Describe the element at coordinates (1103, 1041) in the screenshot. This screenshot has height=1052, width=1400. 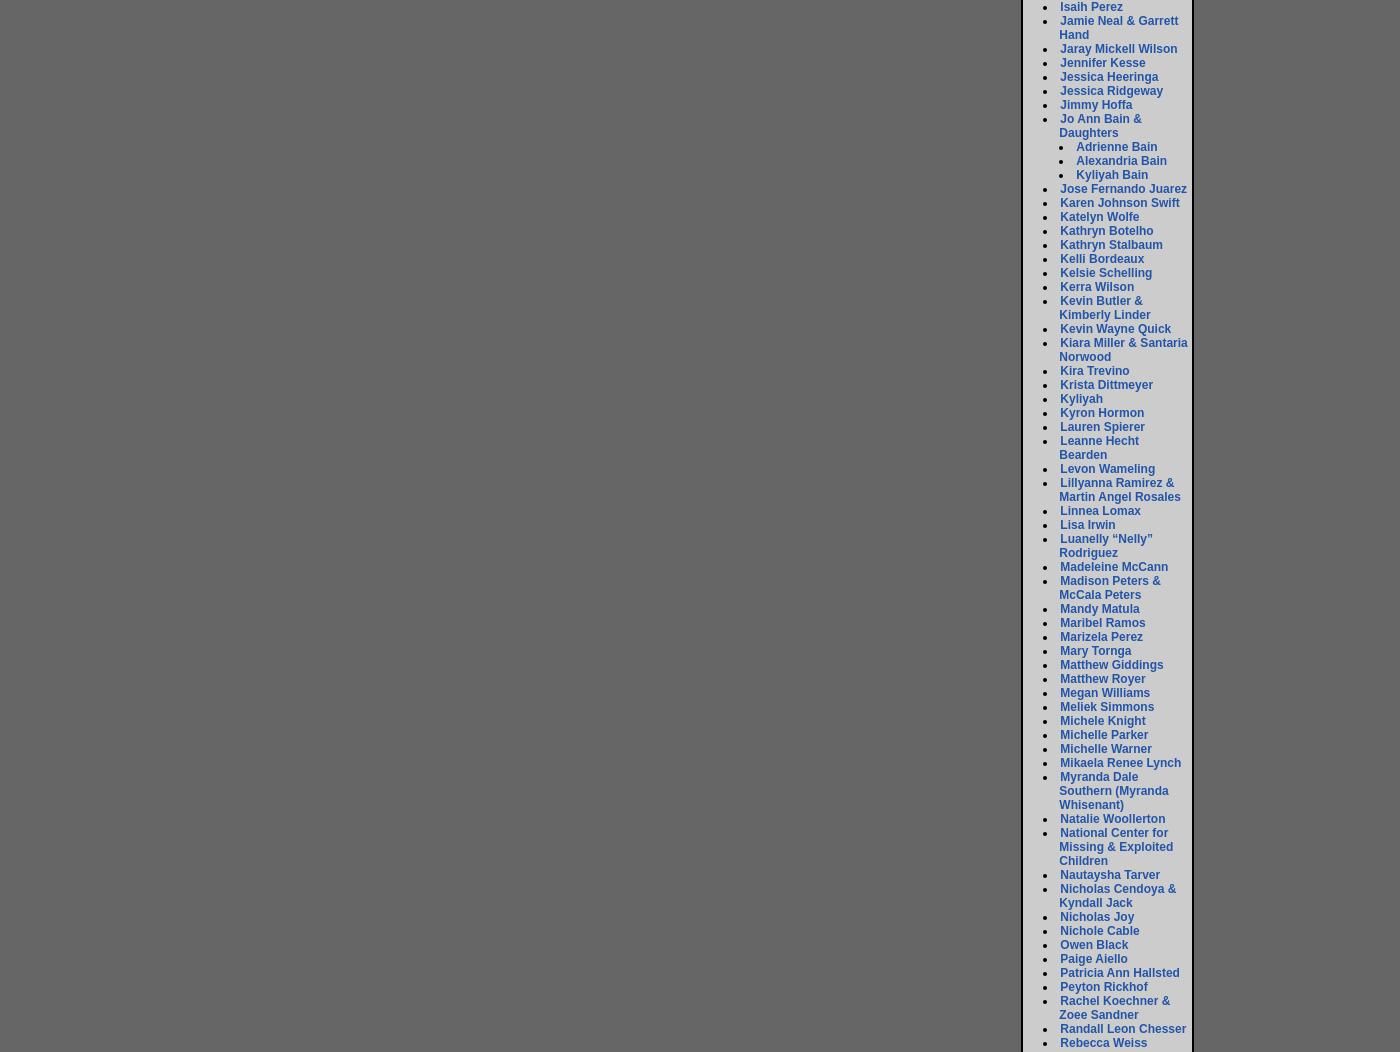
I see `'Rebecca Weiss'` at that location.